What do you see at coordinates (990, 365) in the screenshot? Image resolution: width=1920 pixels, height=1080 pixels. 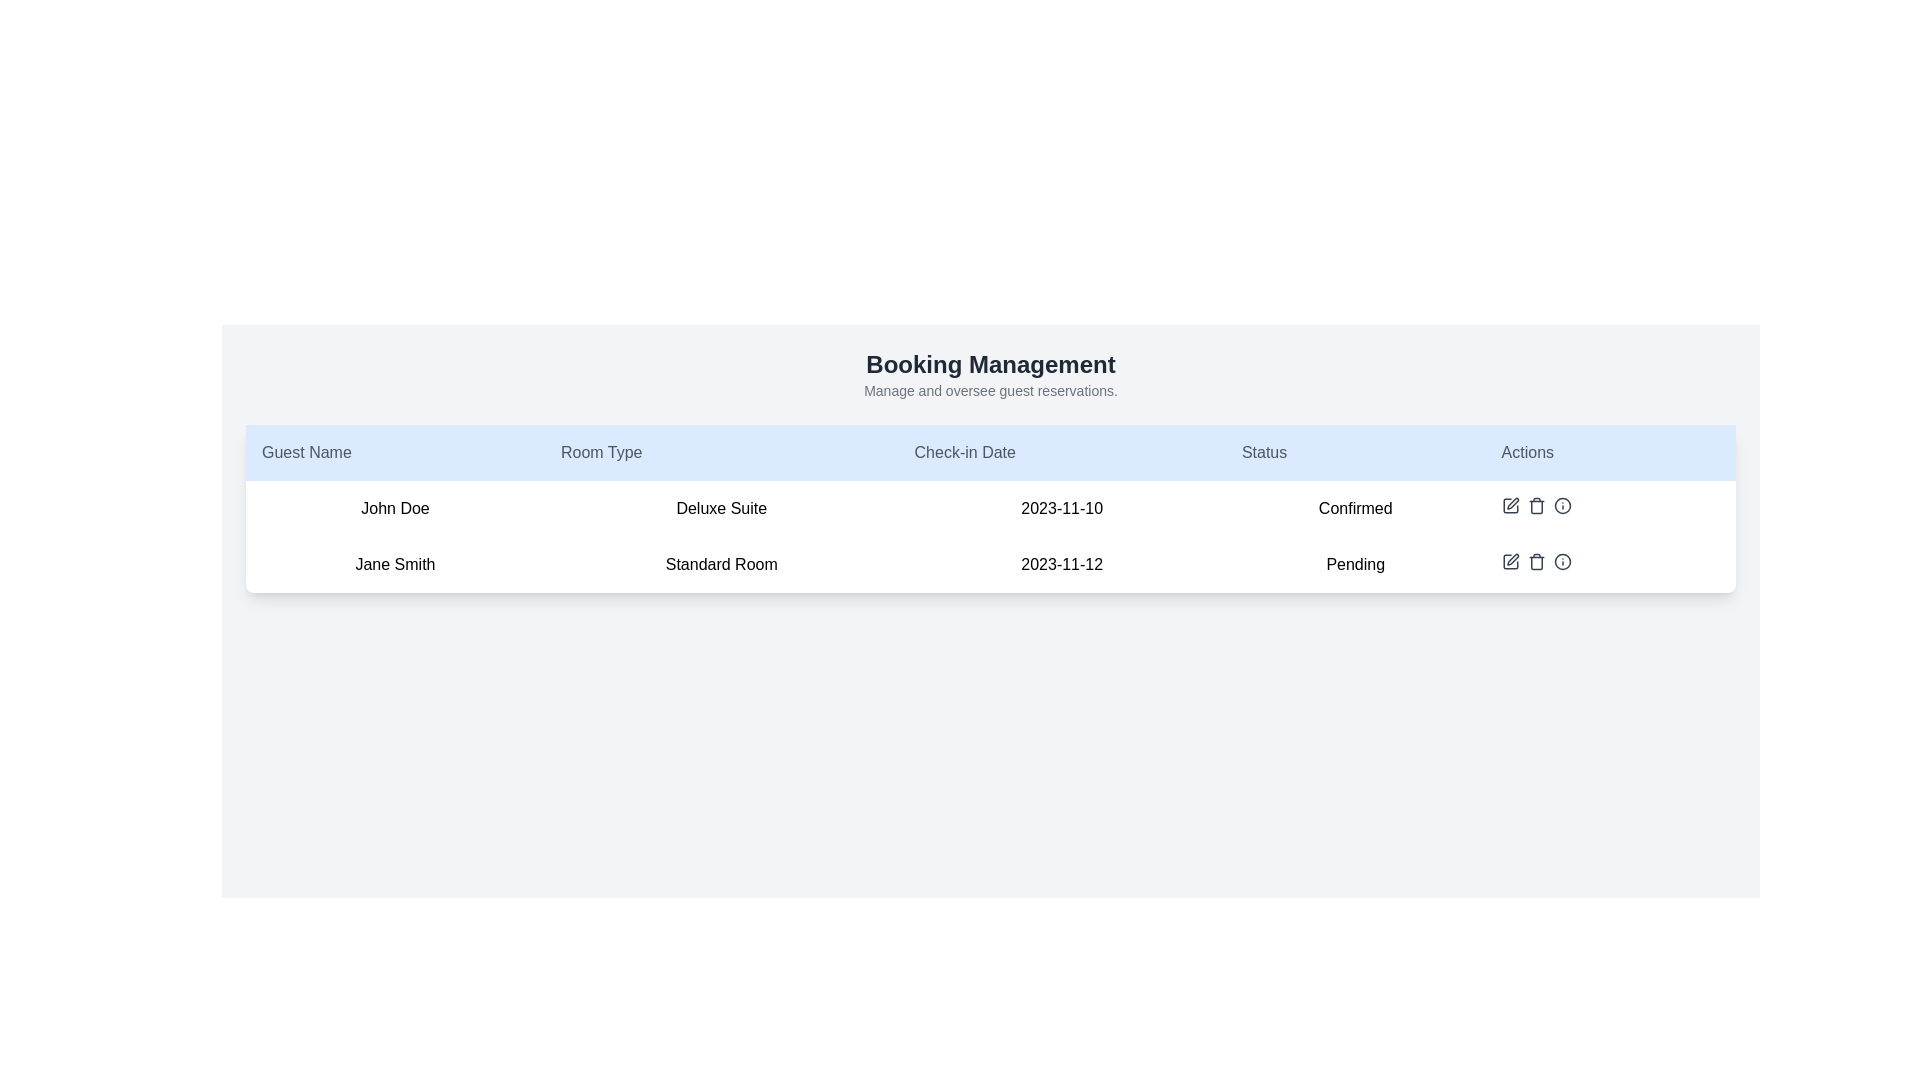 I see `text of the heading element located at the top center of the page, which serves as a title for the booking management section` at bounding box center [990, 365].